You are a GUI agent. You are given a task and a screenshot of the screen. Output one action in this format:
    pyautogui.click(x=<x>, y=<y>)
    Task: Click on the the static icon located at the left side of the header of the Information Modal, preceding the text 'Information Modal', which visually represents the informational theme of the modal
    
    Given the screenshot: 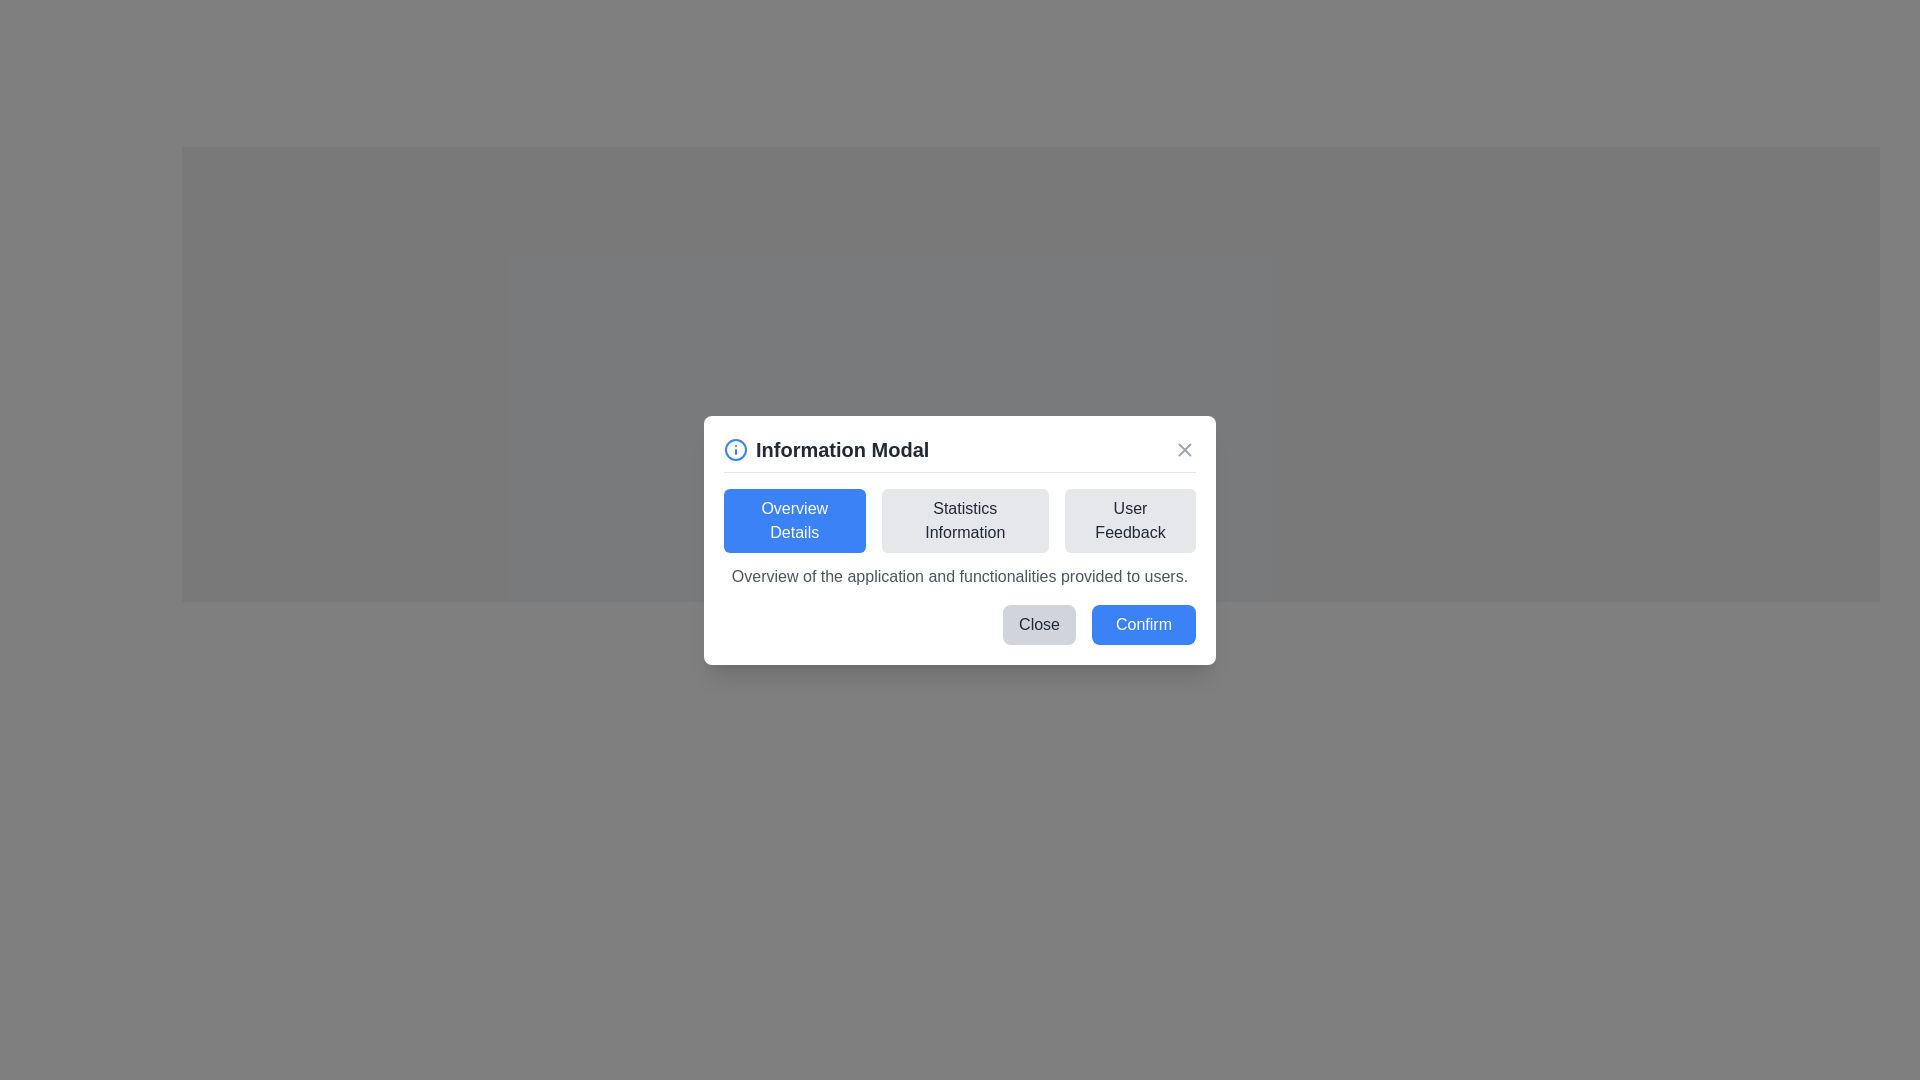 What is the action you would take?
    pyautogui.click(x=734, y=447)
    